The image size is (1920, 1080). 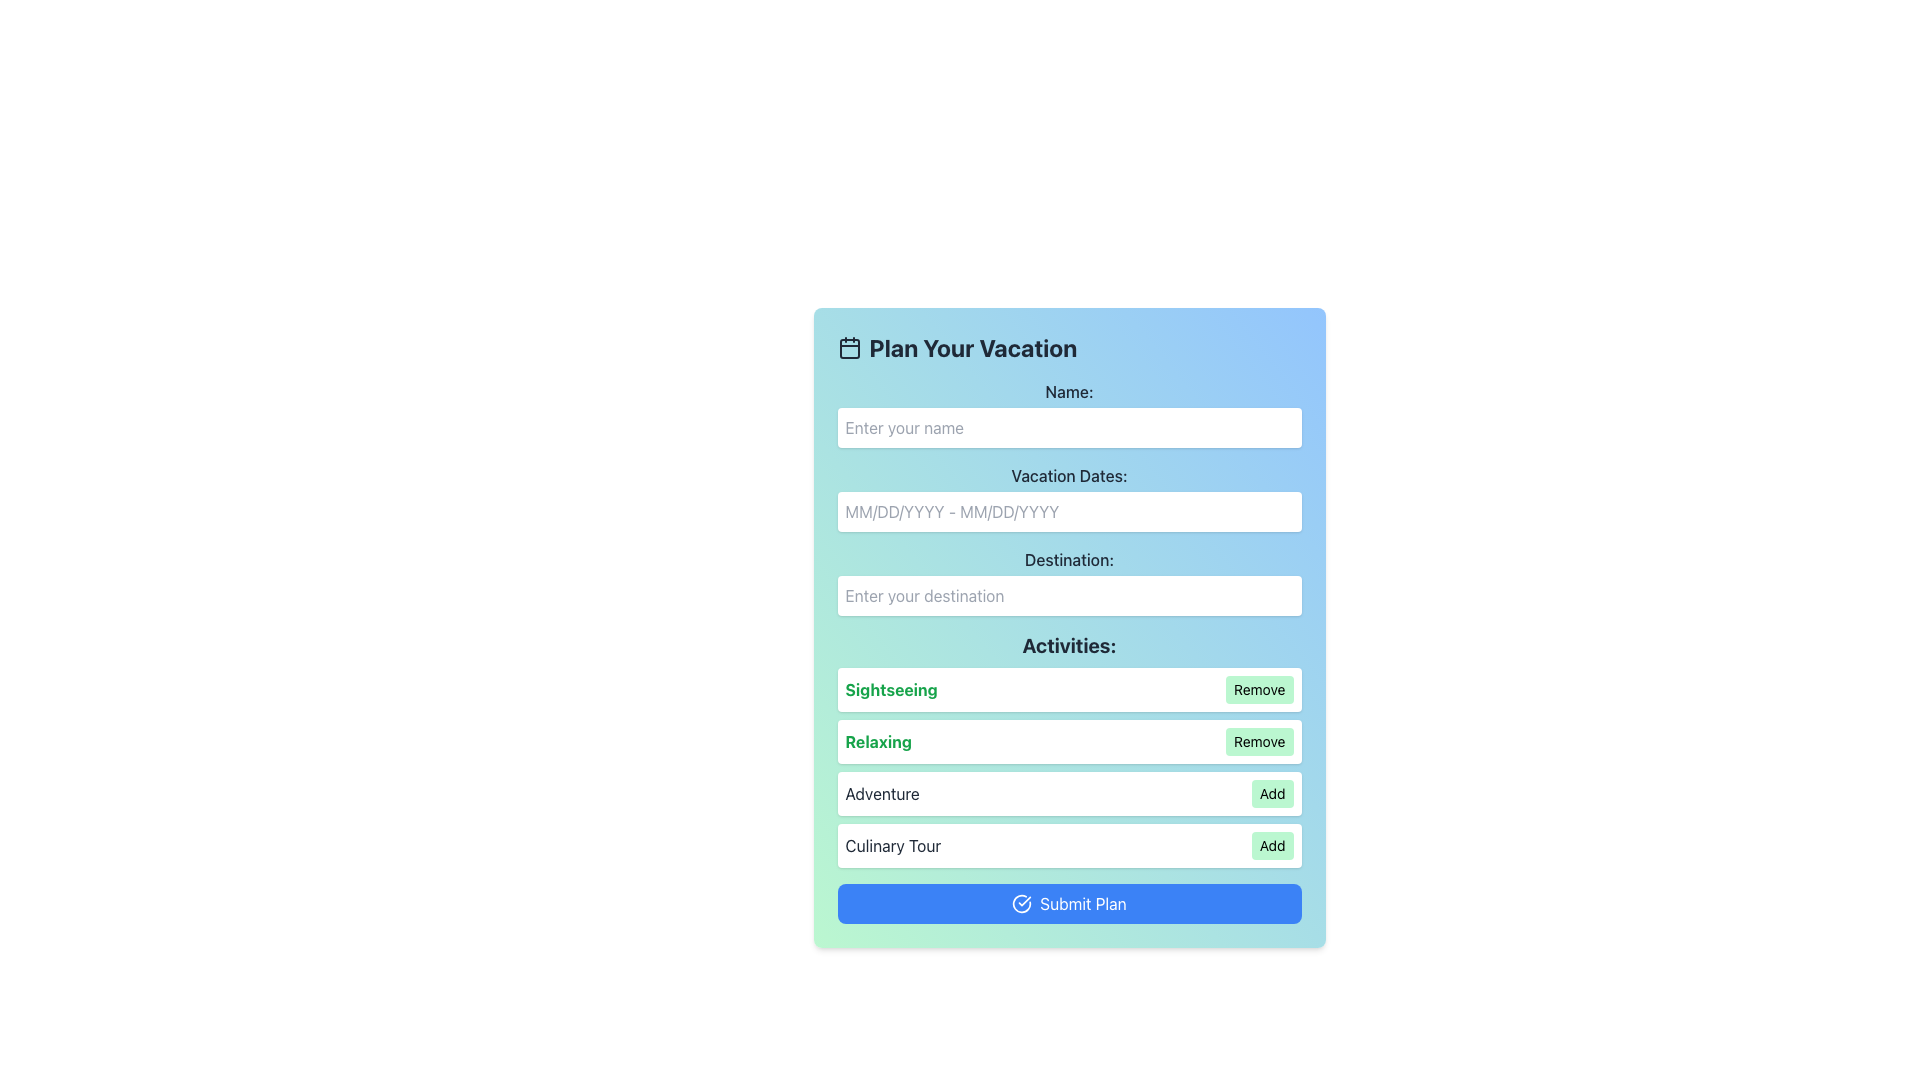 I want to click on the text label 'Destination:' which is styled with a medium font weight and dark gray color, positioned above the input field for destination entry in the 'Plan Your Vacation' section, so click(x=1068, y=559).